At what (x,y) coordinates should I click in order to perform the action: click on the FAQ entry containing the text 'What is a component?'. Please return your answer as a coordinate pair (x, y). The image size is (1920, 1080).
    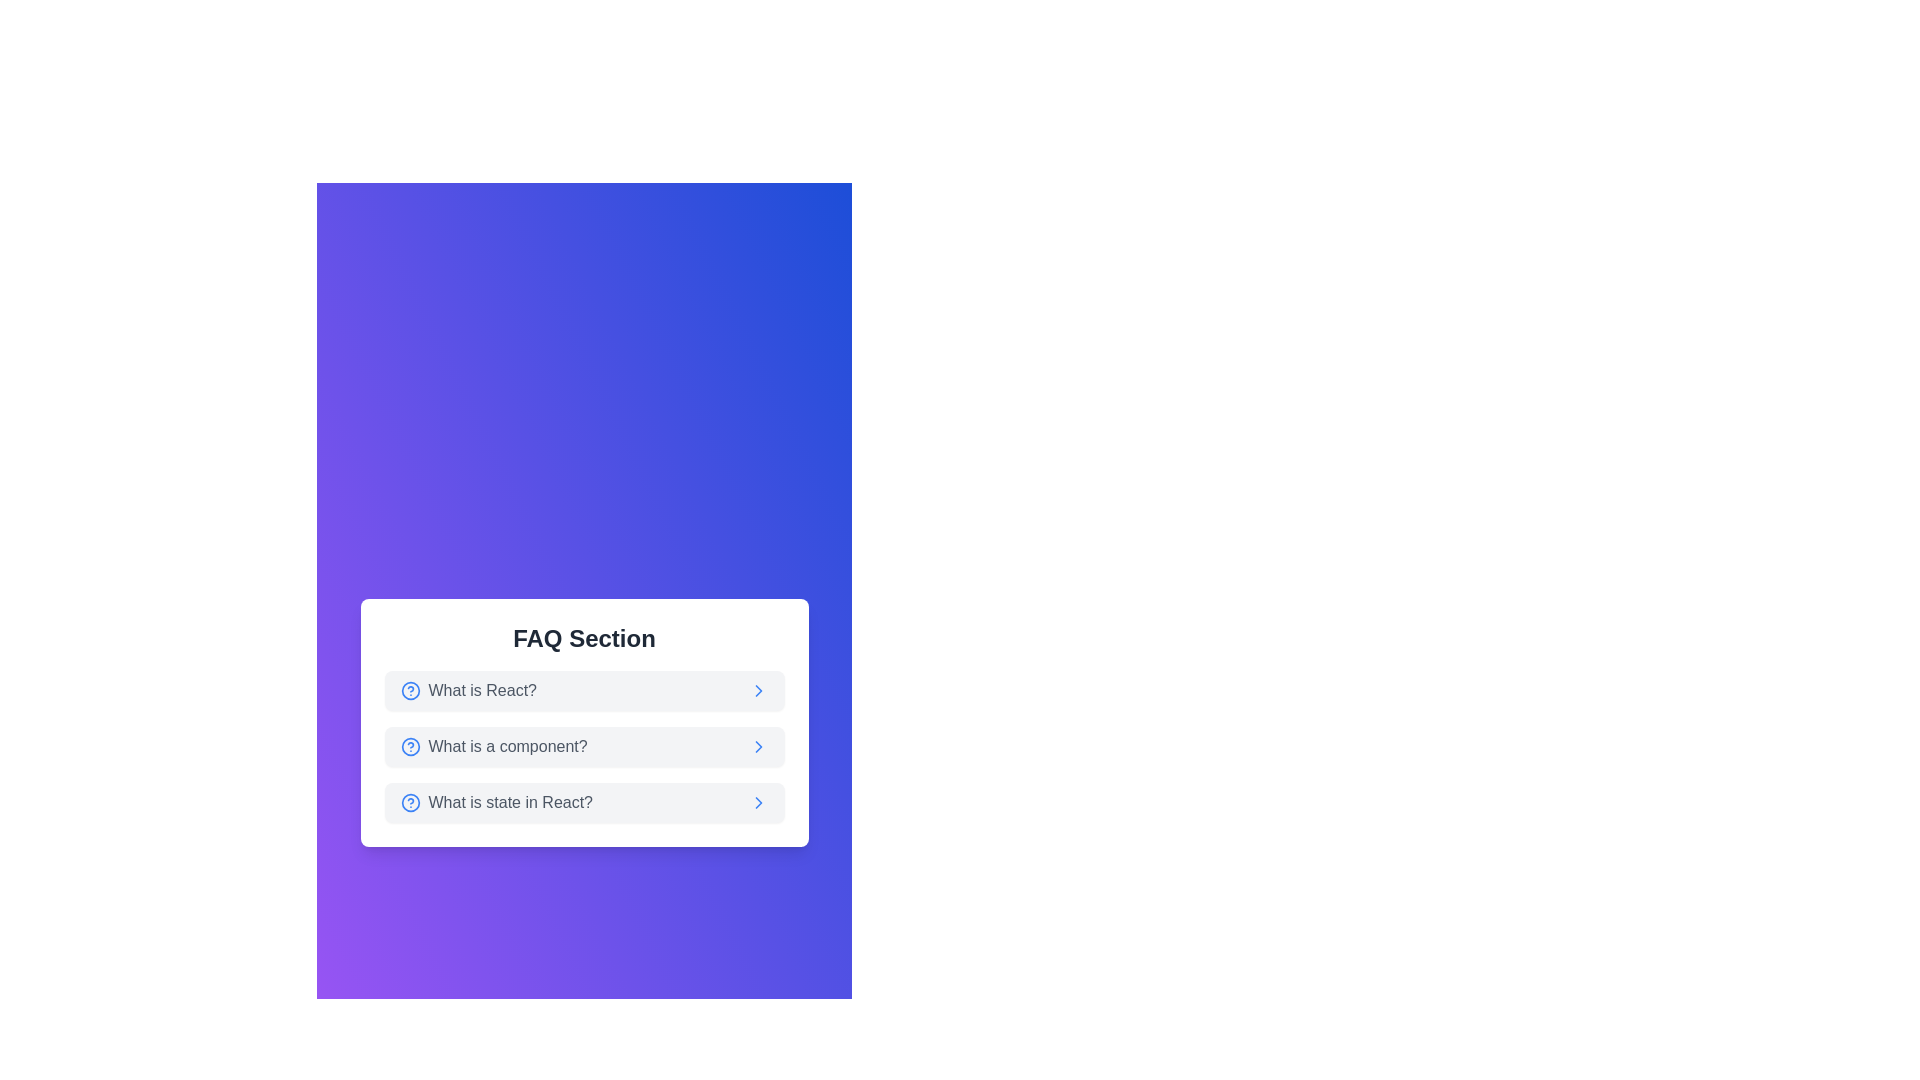
    Looking at the image, I should click on (583, 747).